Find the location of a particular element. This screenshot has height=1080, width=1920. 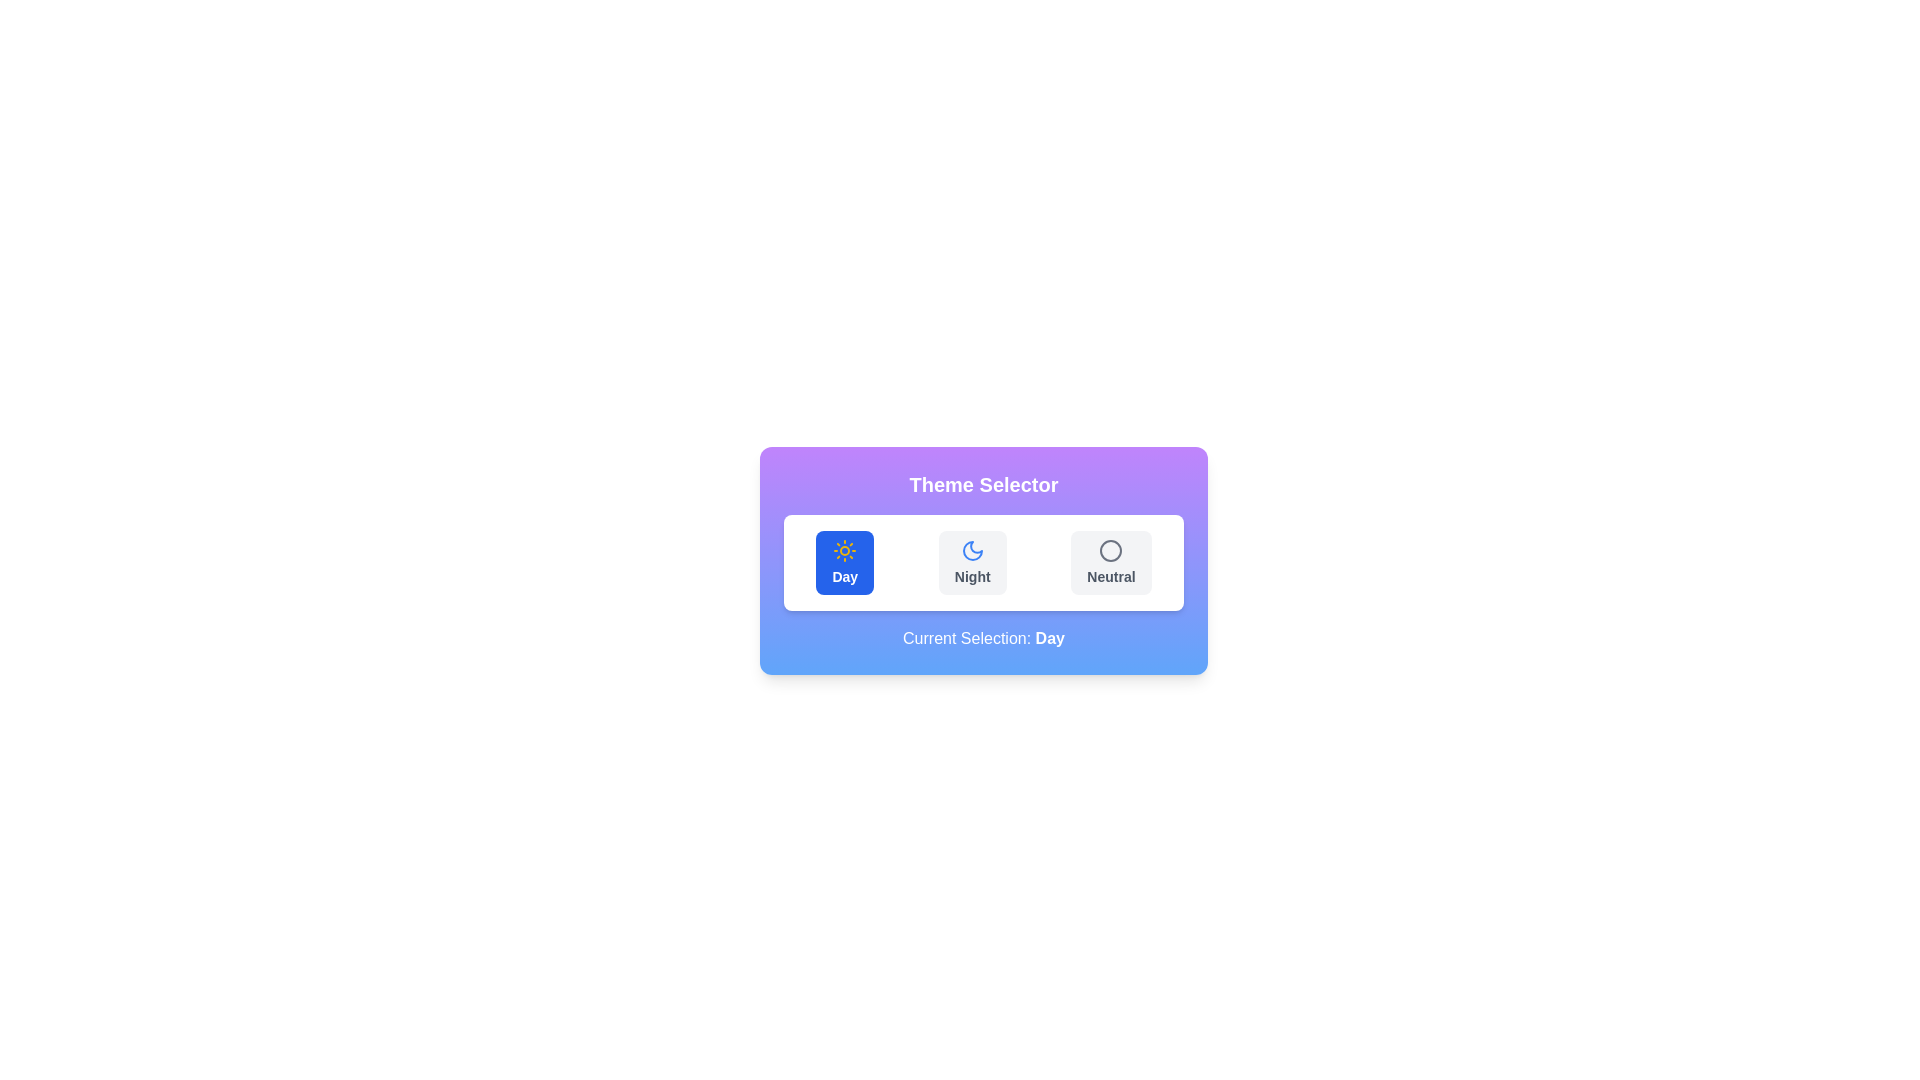

the text label reading 'Neutral', which is styled in a smaller bold font and is part of the third option in a horizontally aligned selection group, located below a circular icon is located at coordinates (1110, 577).